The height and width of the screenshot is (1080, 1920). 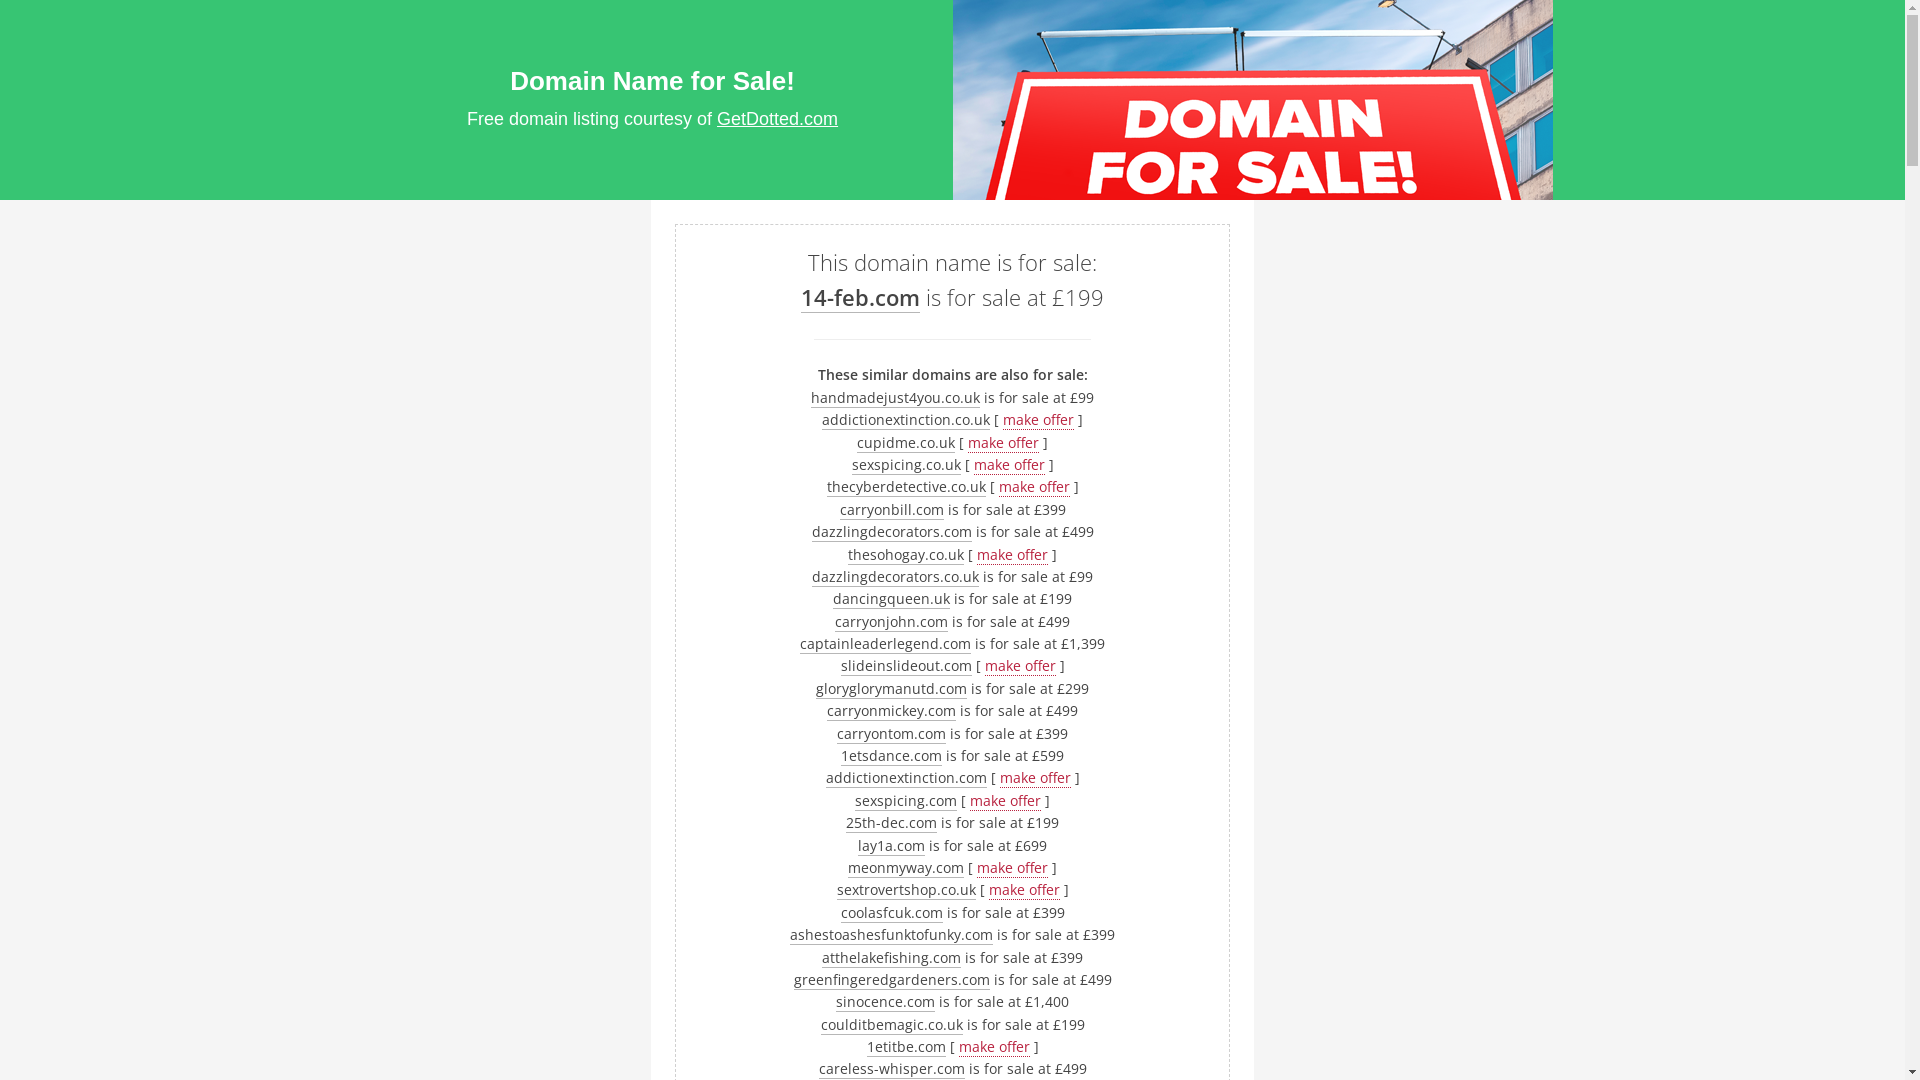 I want to click on 'sinocence.com', so click(x=835, y=1002).